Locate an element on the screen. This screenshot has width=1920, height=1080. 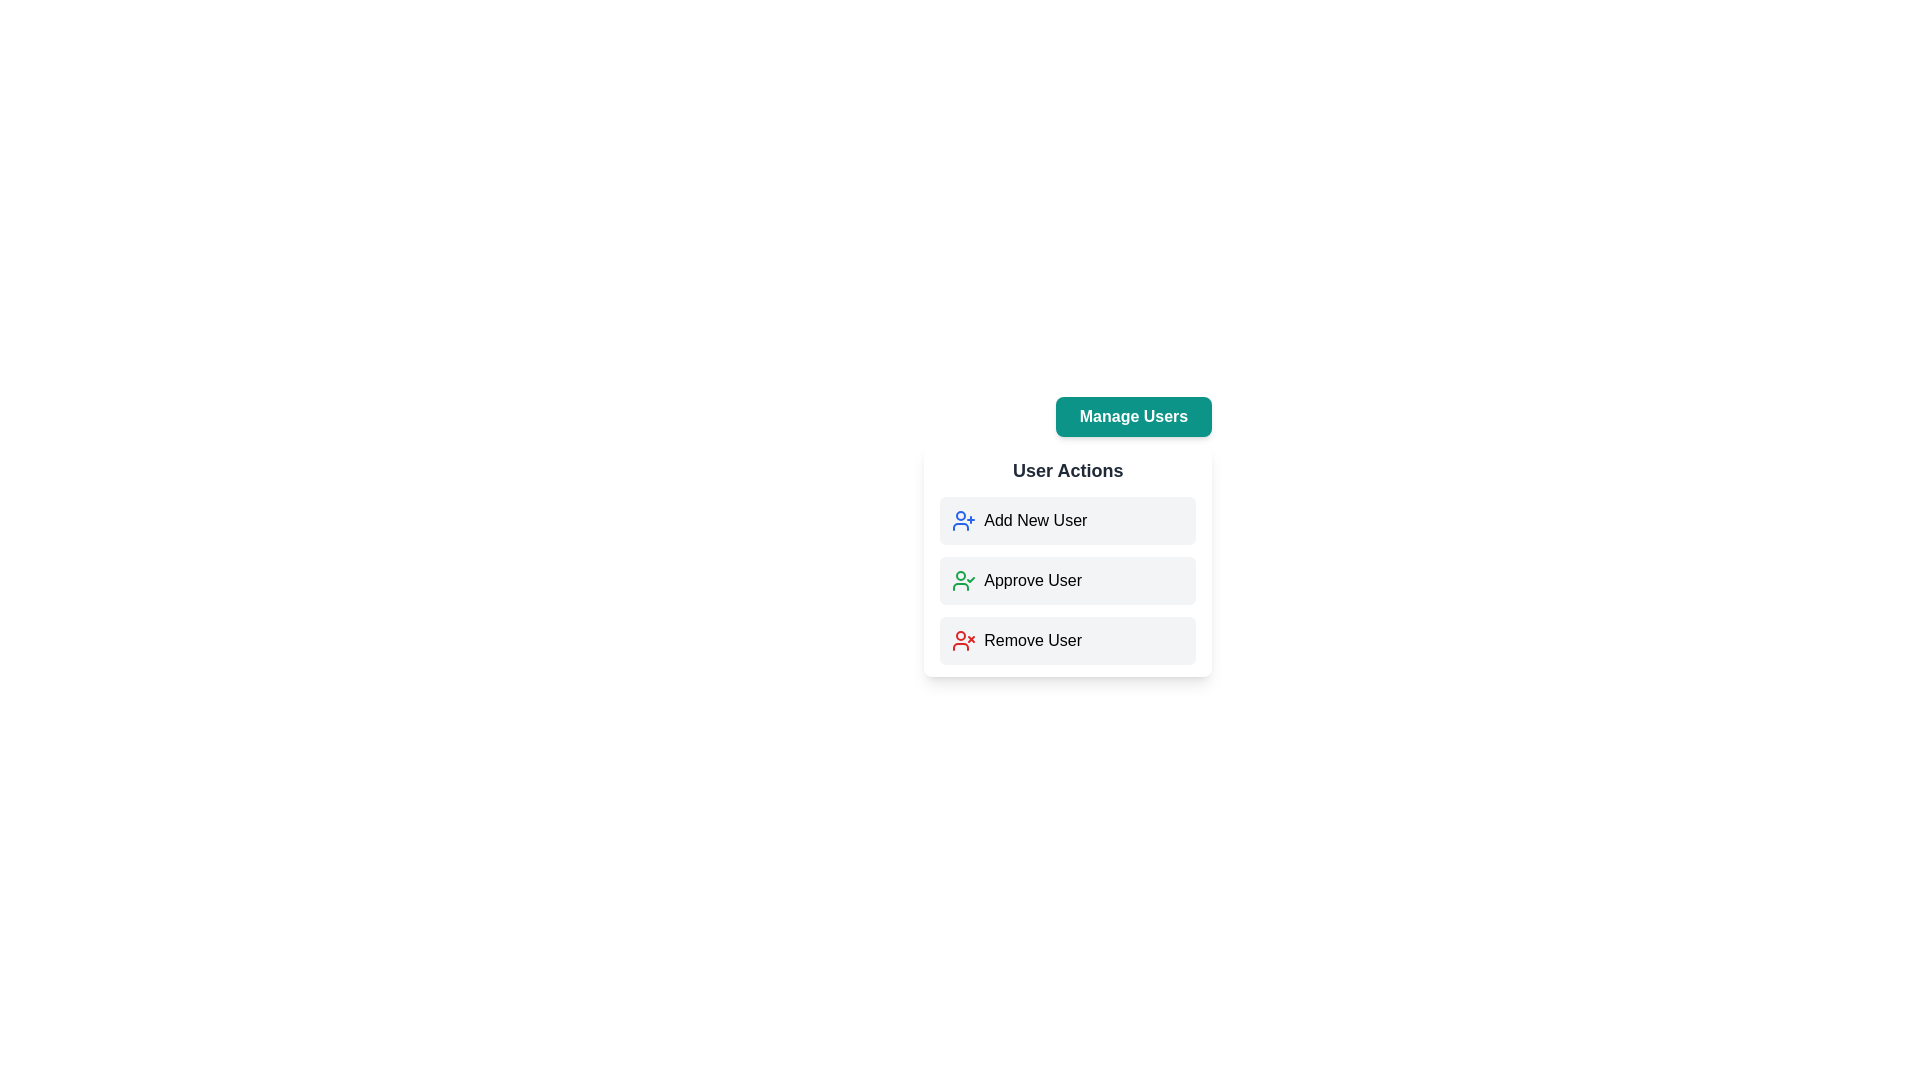
the user icon with a crossed-out symbol in red, located to the left of the 'Remove User' button in the 'User Actions' box, to initiate removal is located at coordinates (964, 640).